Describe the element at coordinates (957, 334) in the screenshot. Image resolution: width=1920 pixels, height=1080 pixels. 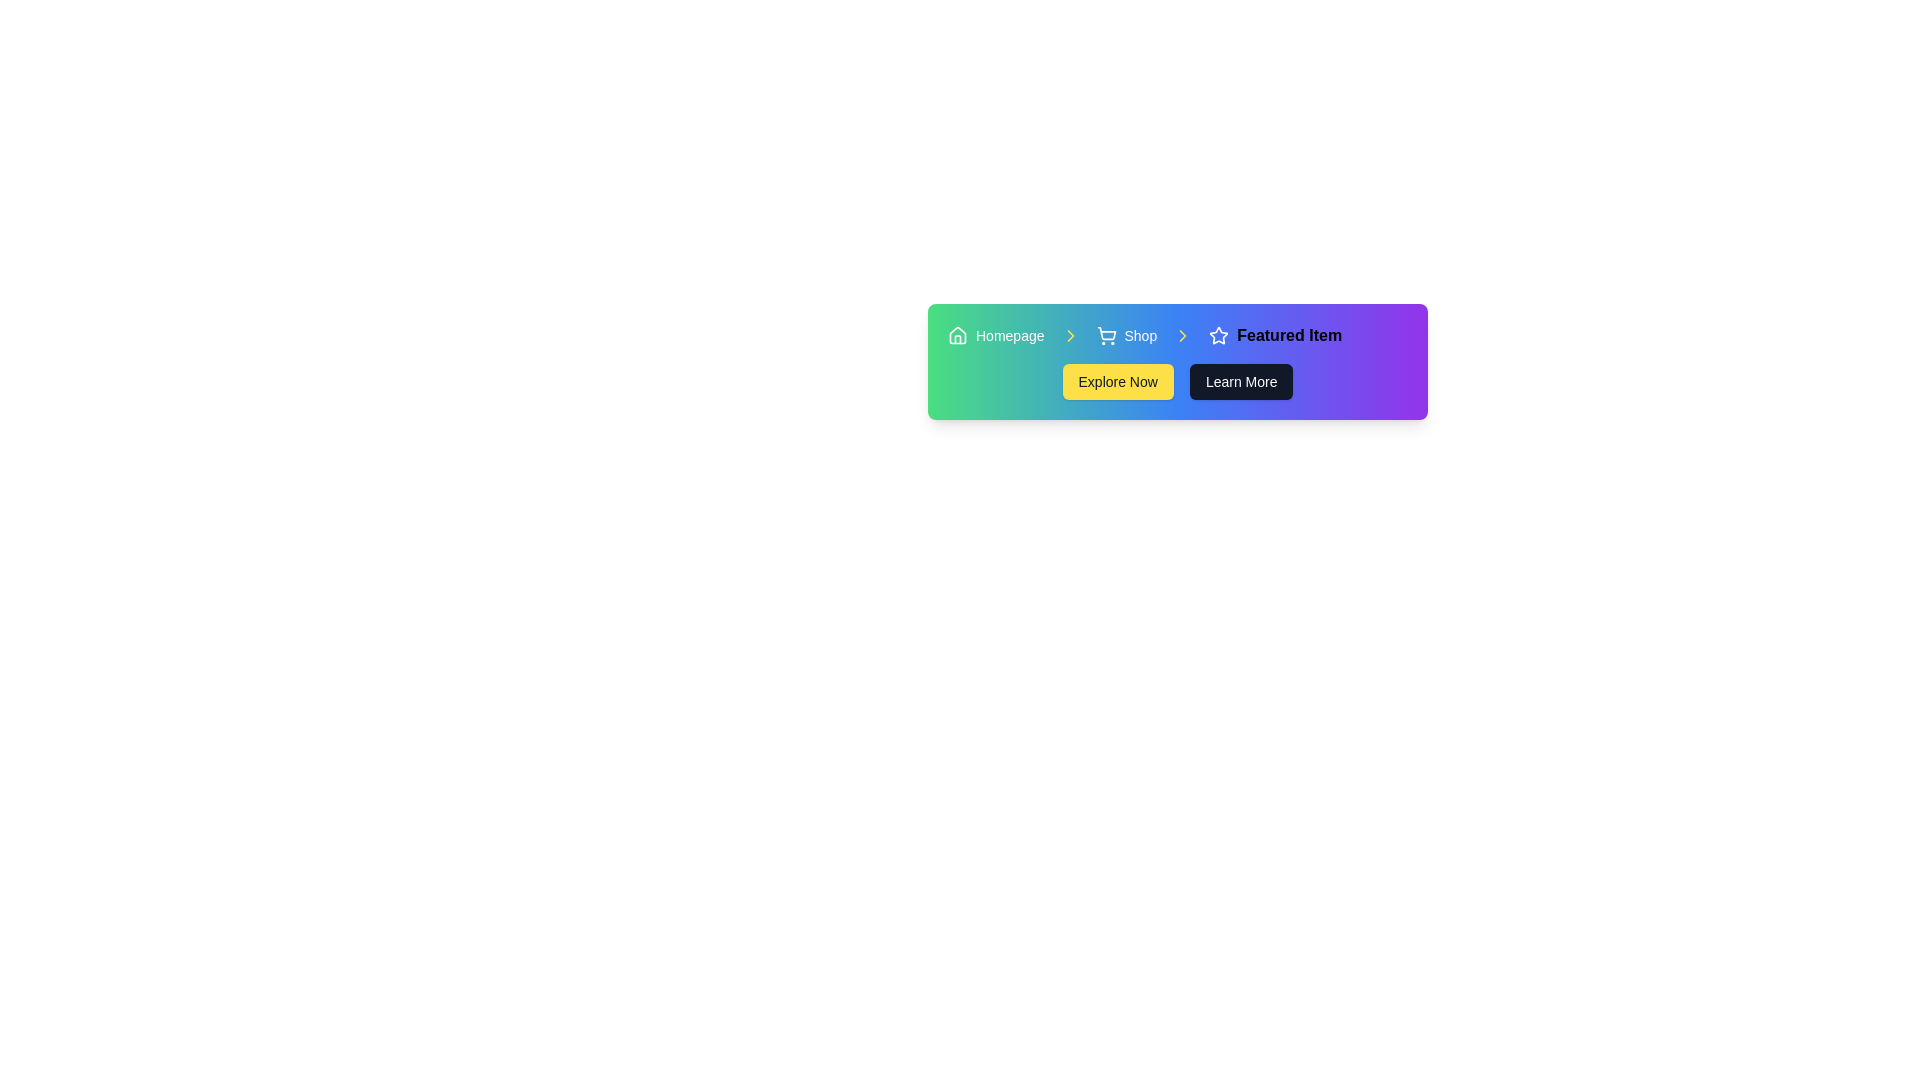
I see `the house-shaped icon representing the homepage, located in the top left menu bar before the text 'Homepage'` at that location.